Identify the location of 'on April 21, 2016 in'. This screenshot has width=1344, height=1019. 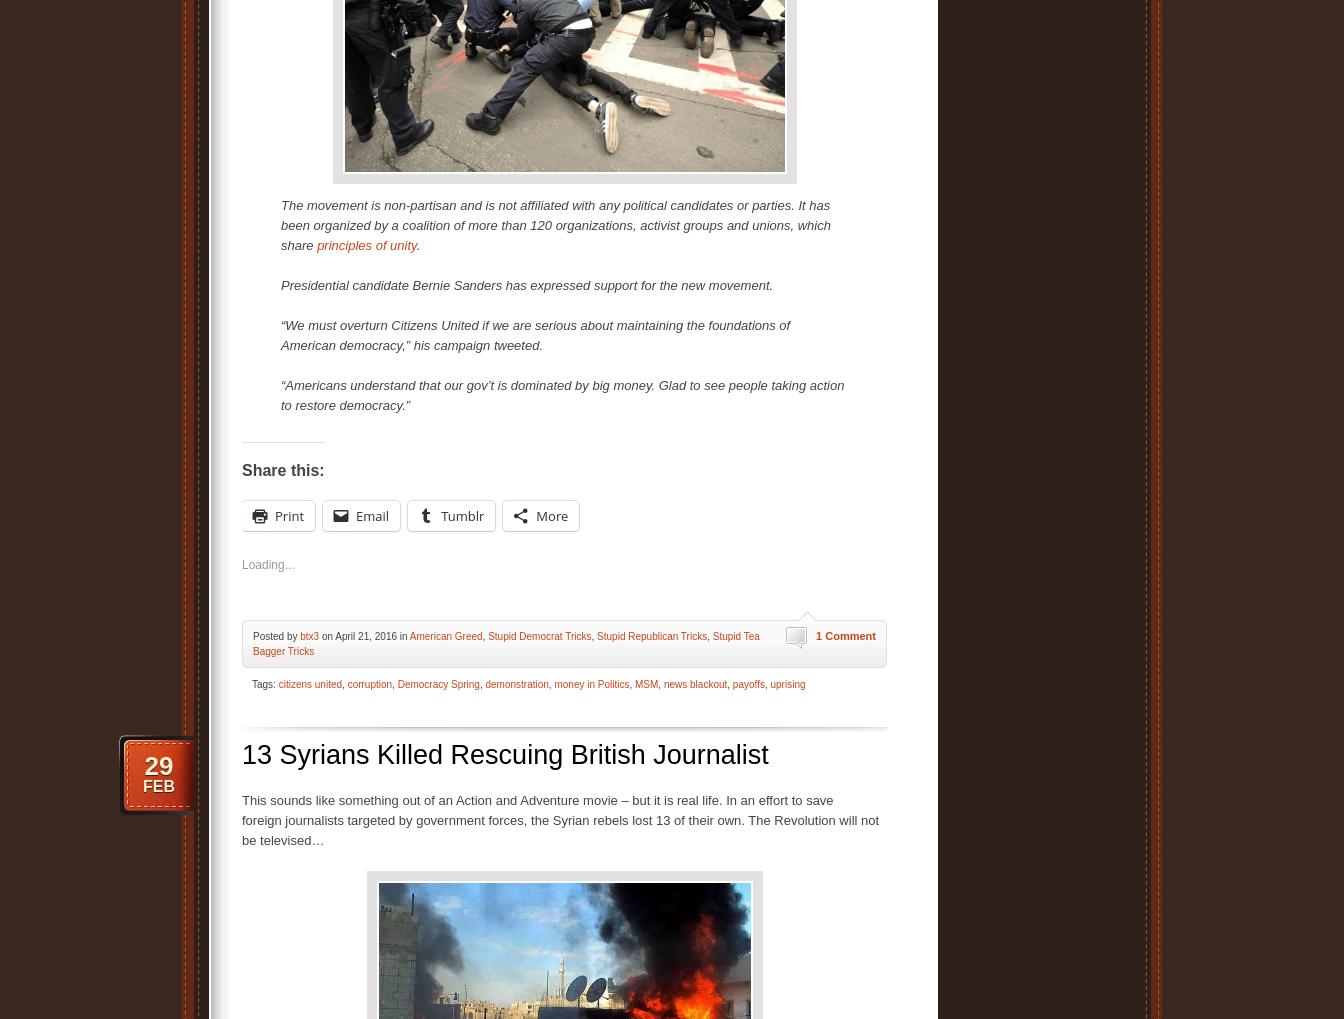
(363, 636).